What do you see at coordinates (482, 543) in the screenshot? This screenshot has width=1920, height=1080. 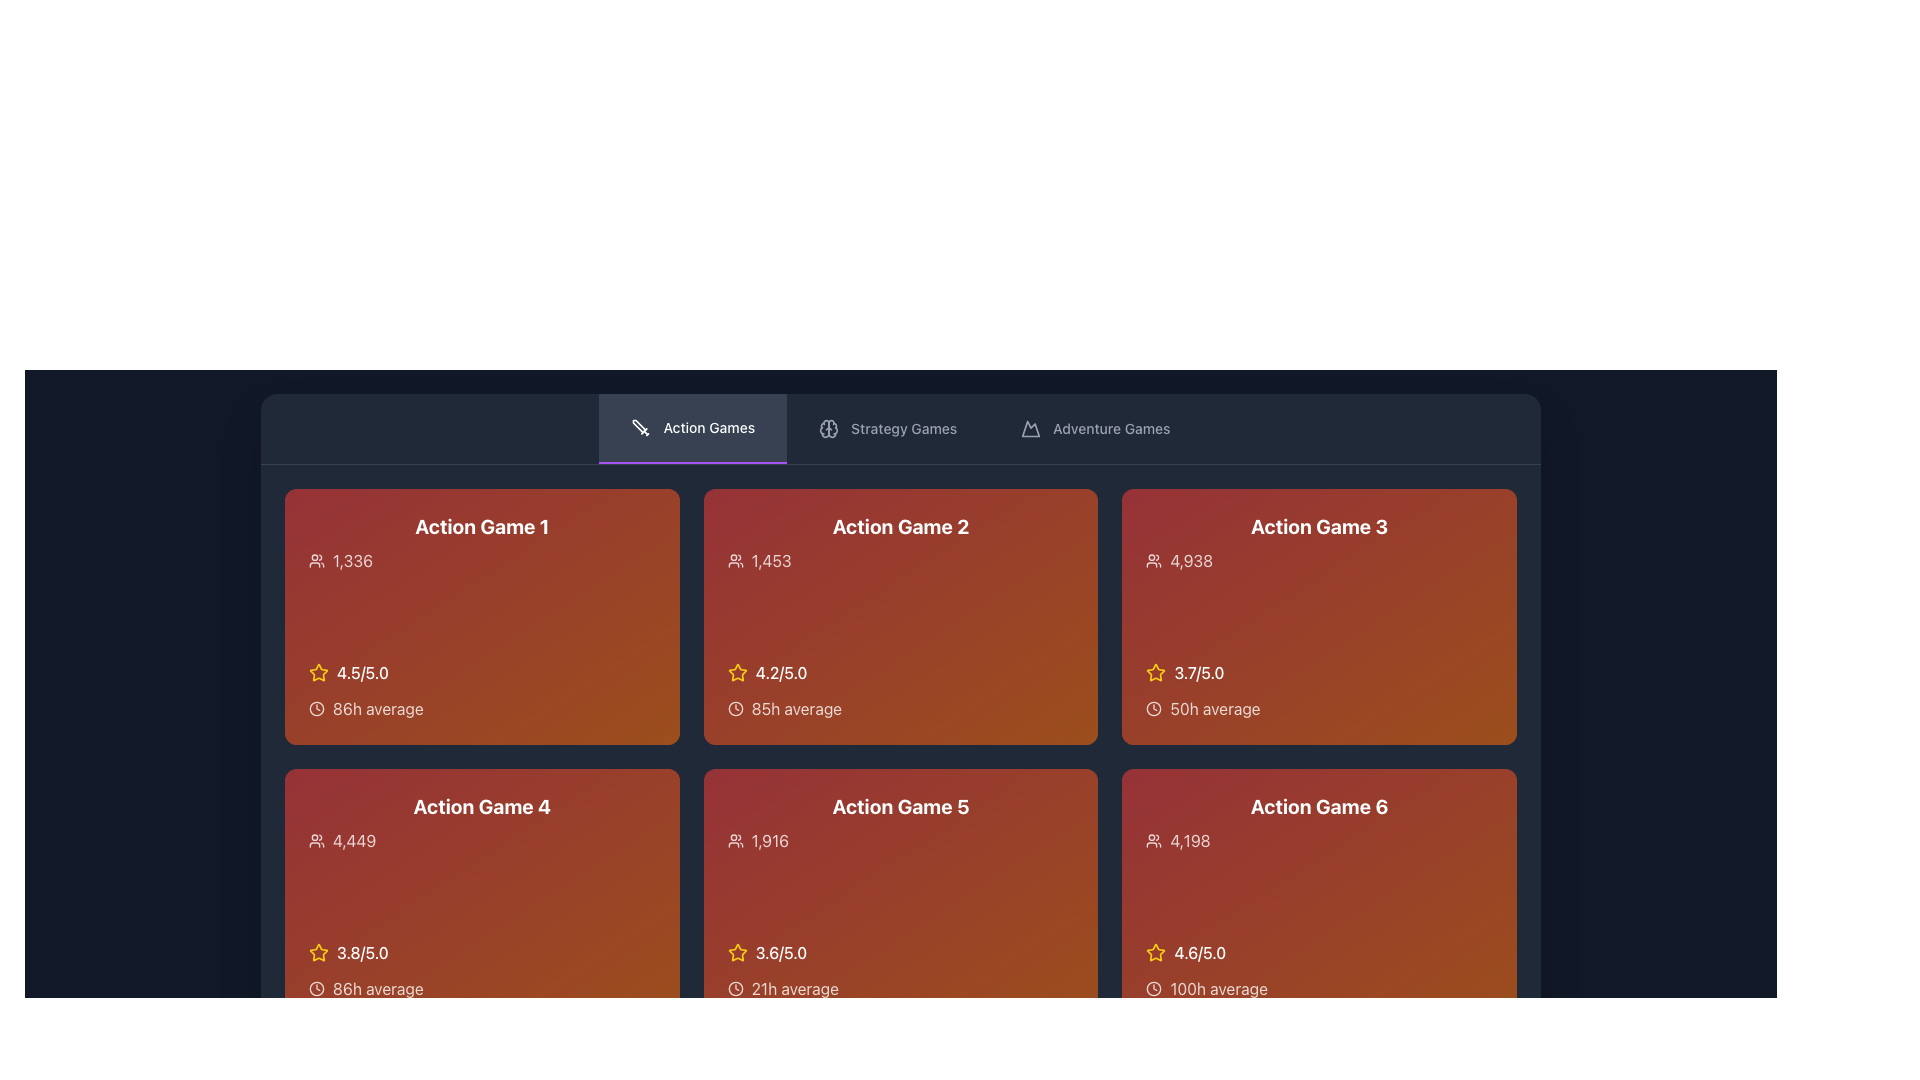 I see `the title 'Action Game 1' in the top-left card of the game details grid` at bounding box center [482, 543].